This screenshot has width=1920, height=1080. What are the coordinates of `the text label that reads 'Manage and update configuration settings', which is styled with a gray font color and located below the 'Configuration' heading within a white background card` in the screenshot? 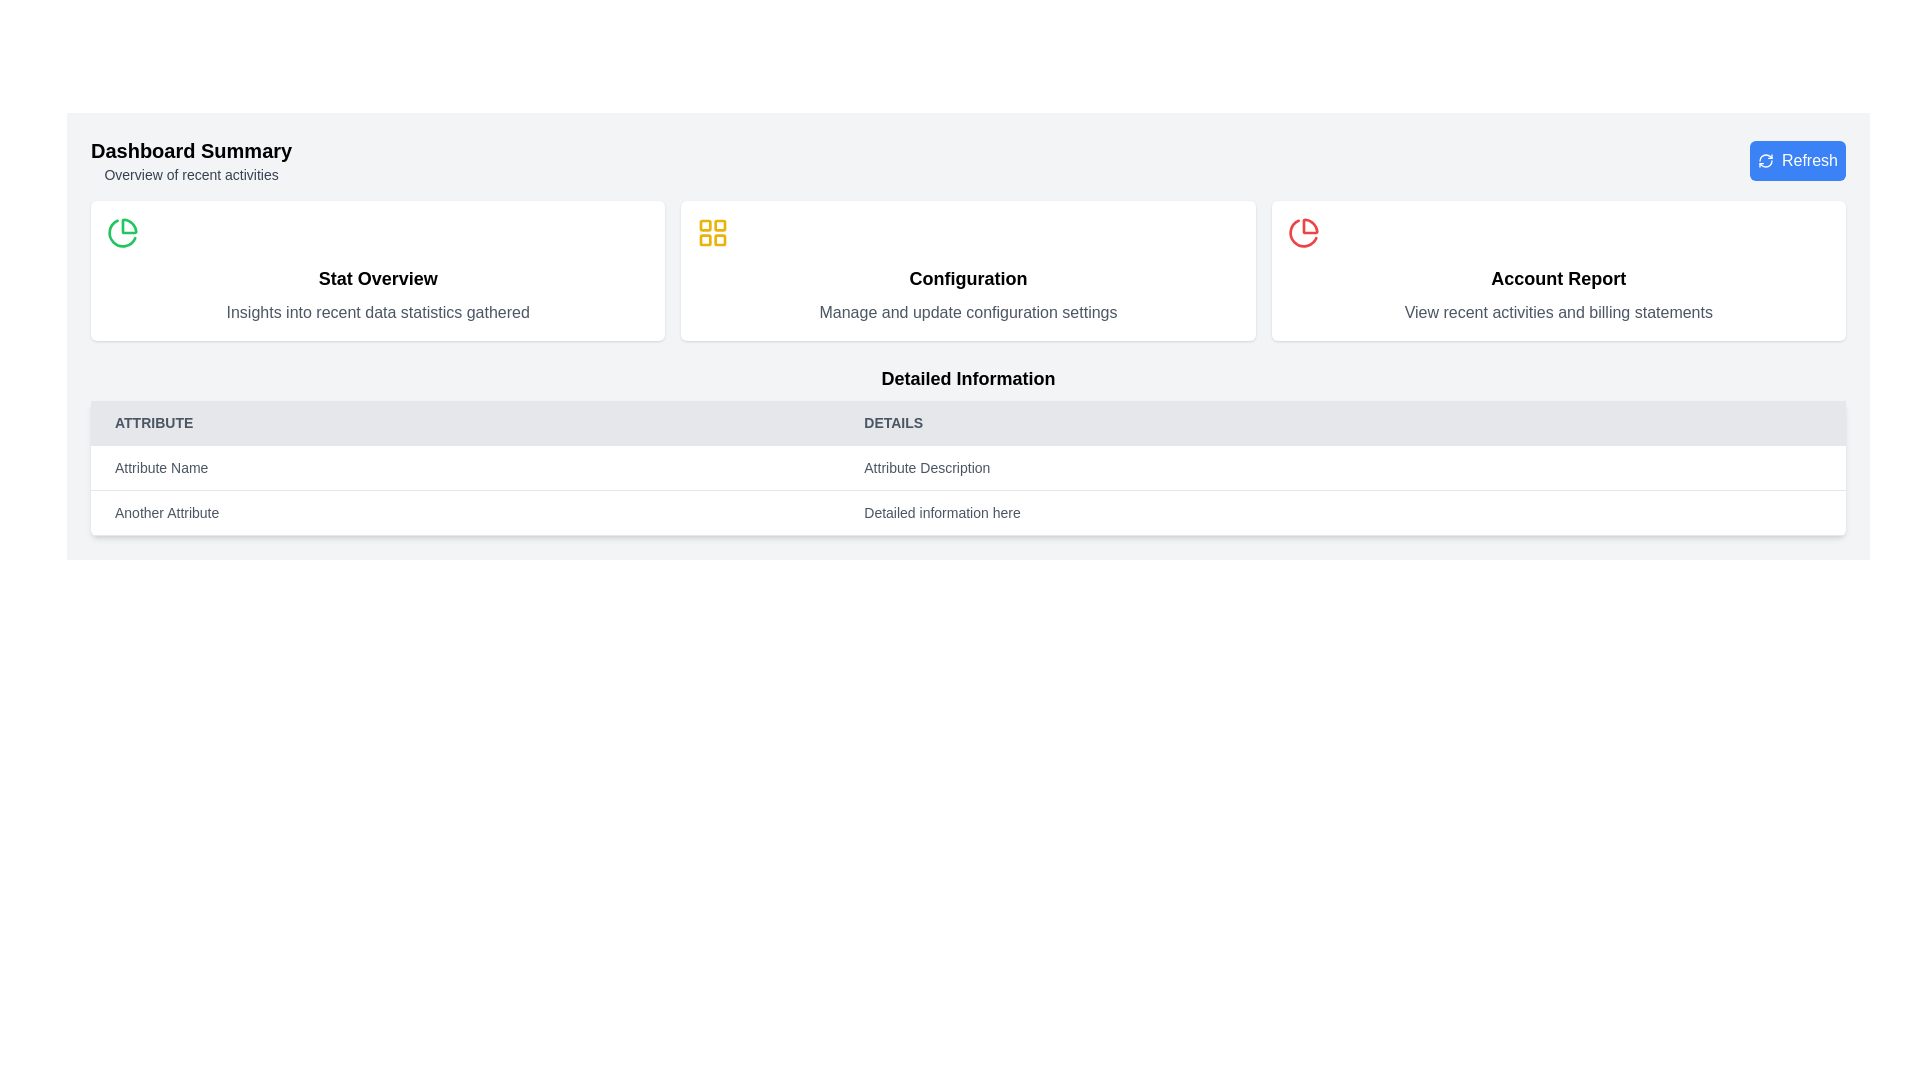 It's located at (968, 312).